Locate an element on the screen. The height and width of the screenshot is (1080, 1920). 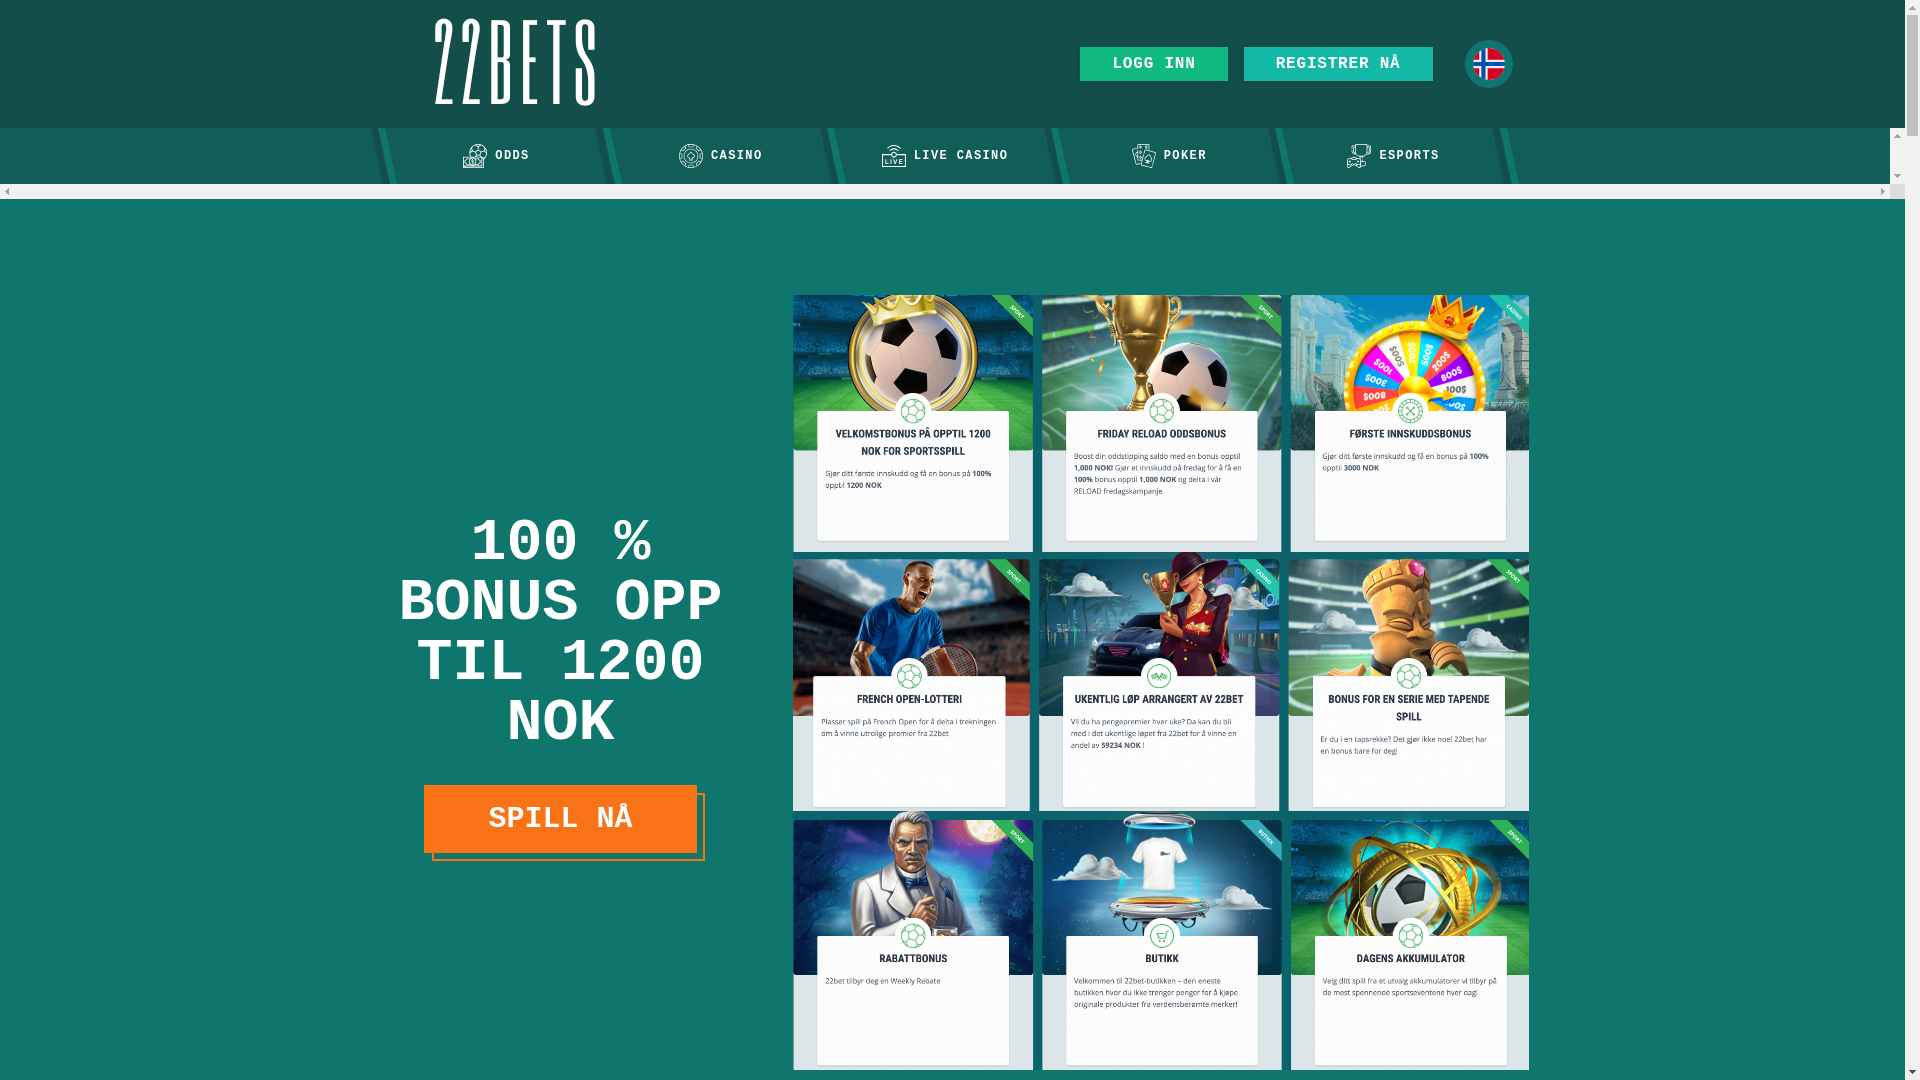
'LOGG INN' is located at coordinates (1079, 63).